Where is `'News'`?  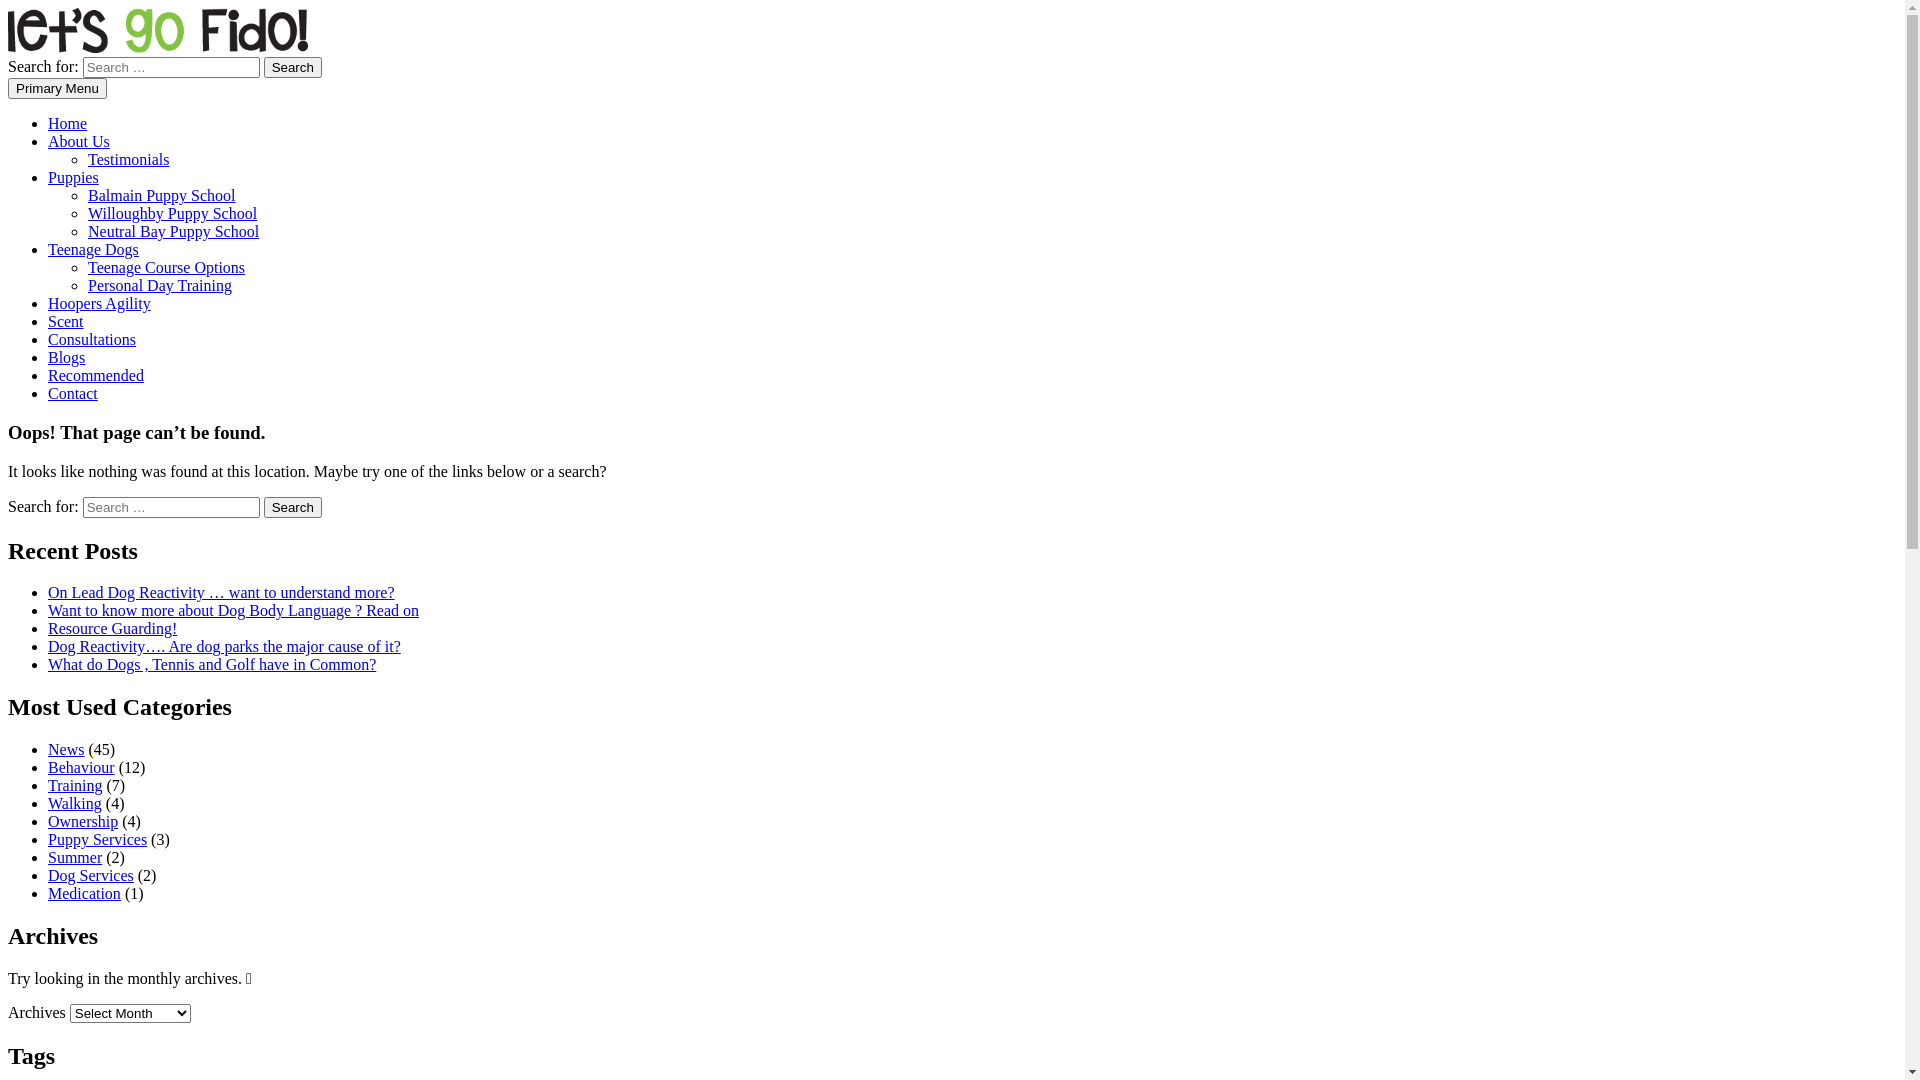
'News' is located at coordinates (48, 749).